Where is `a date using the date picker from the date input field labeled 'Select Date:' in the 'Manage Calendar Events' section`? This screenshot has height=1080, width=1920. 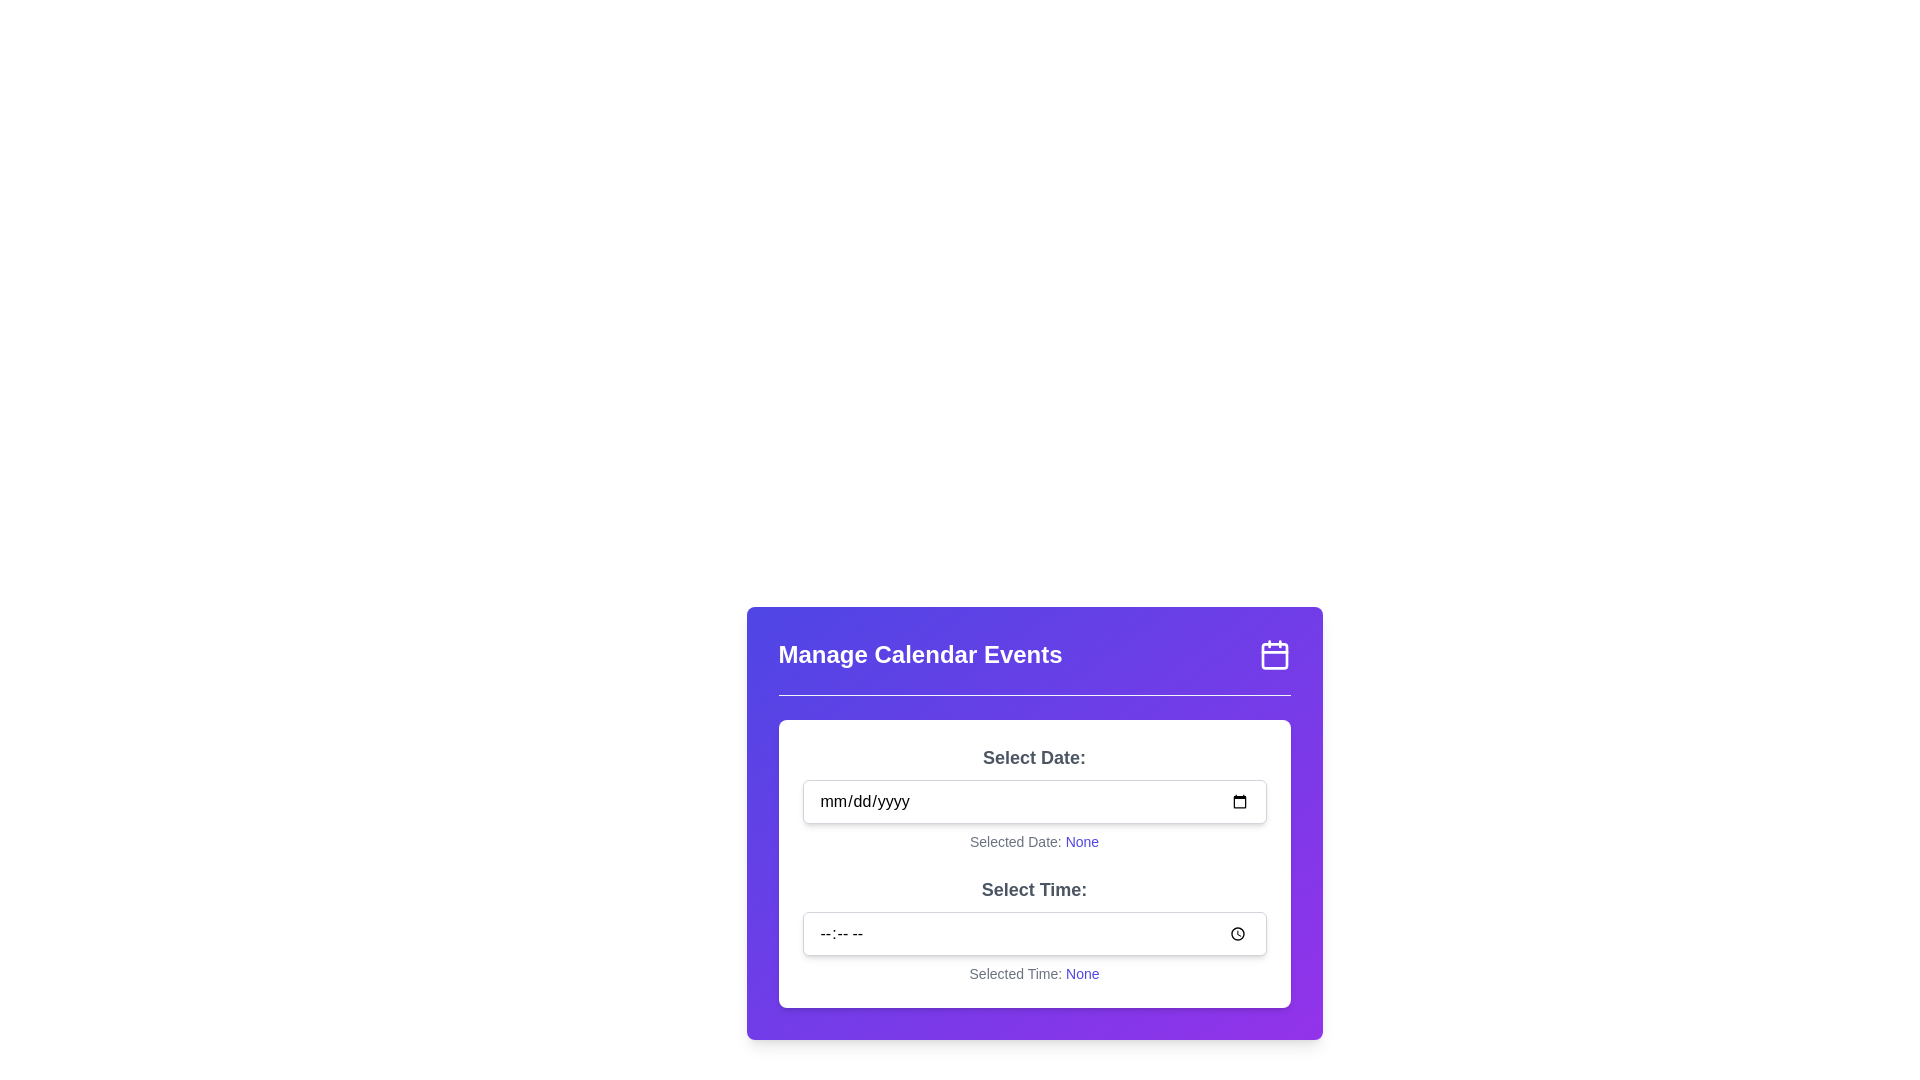 a date using the date picker from the date input field labeled 'Select Date:' in the 'Manage Calendar Events' section is located at coordinates (1034, 797).